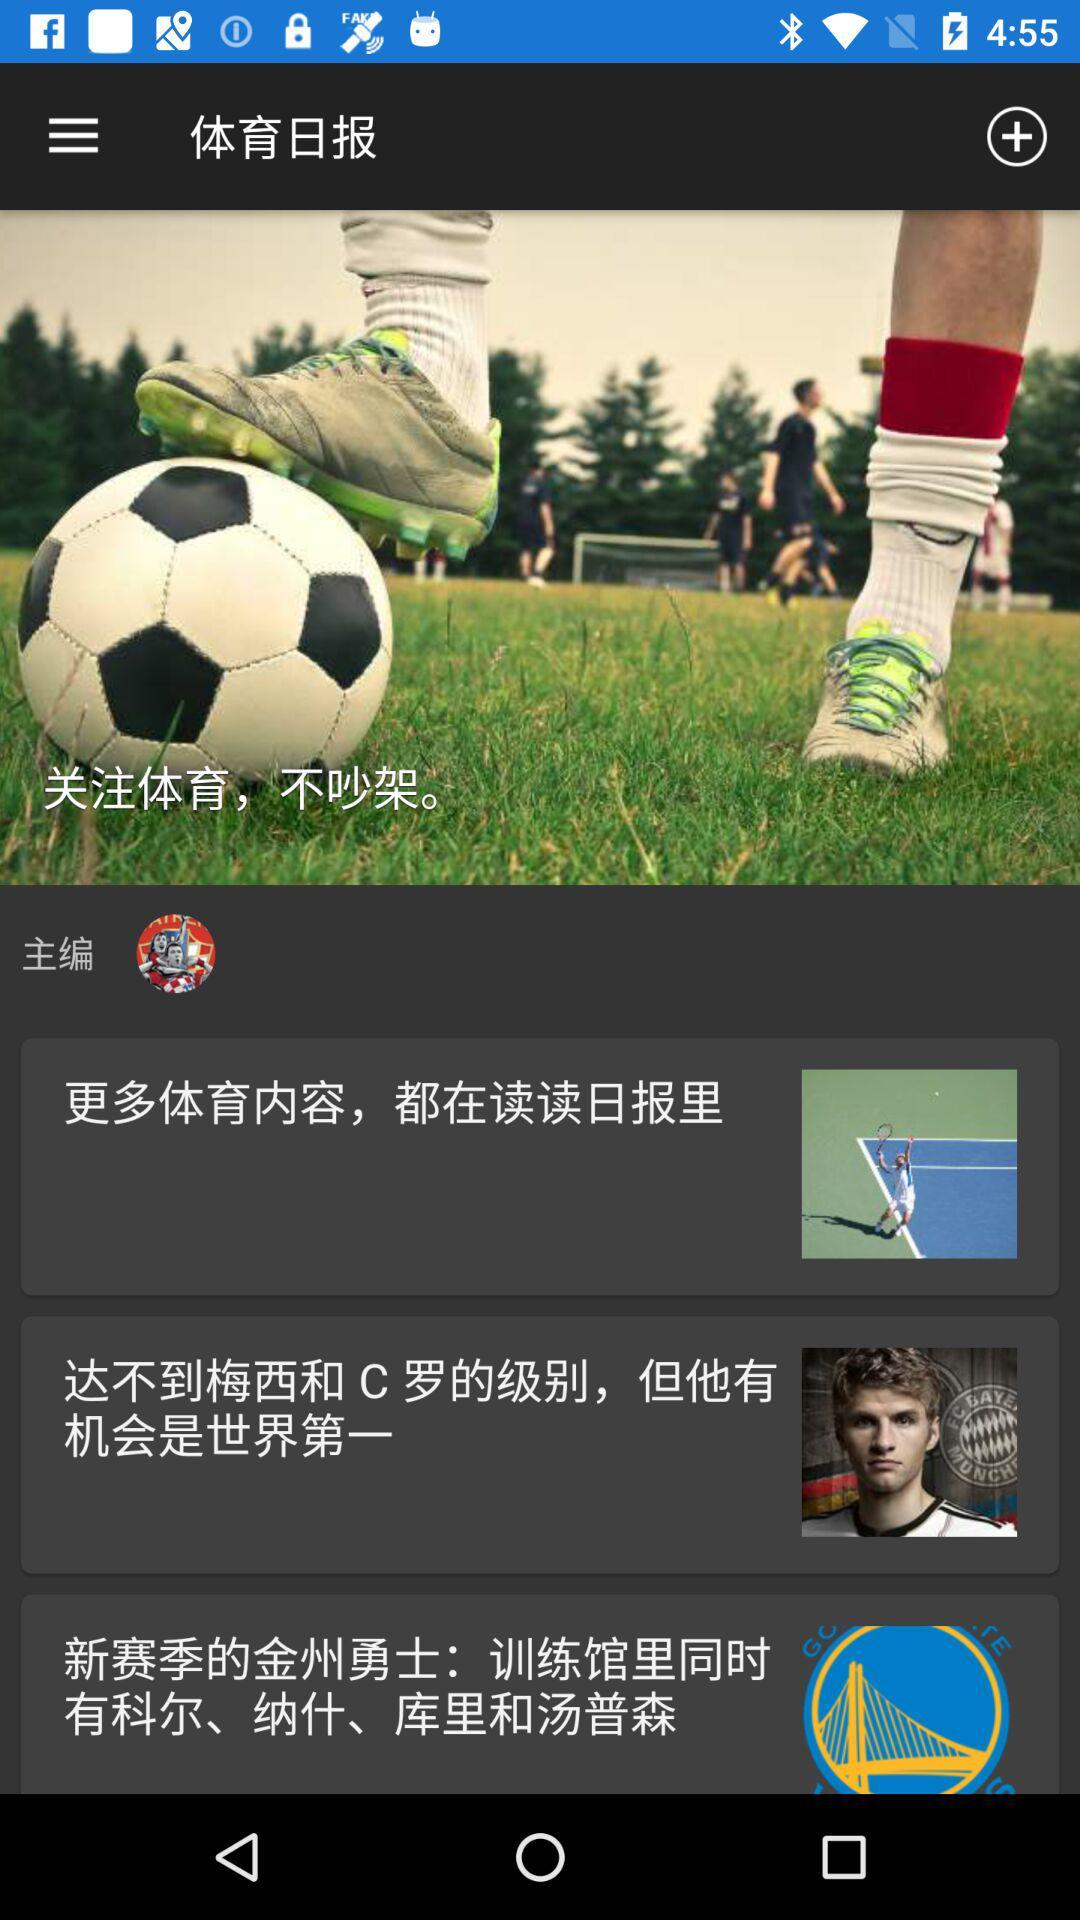 The width and height of the screenshot is (1080, 1920). Describe the element at coordinates (1017, 135) in the screenshot. I see `the item at the top right corner` at that location.